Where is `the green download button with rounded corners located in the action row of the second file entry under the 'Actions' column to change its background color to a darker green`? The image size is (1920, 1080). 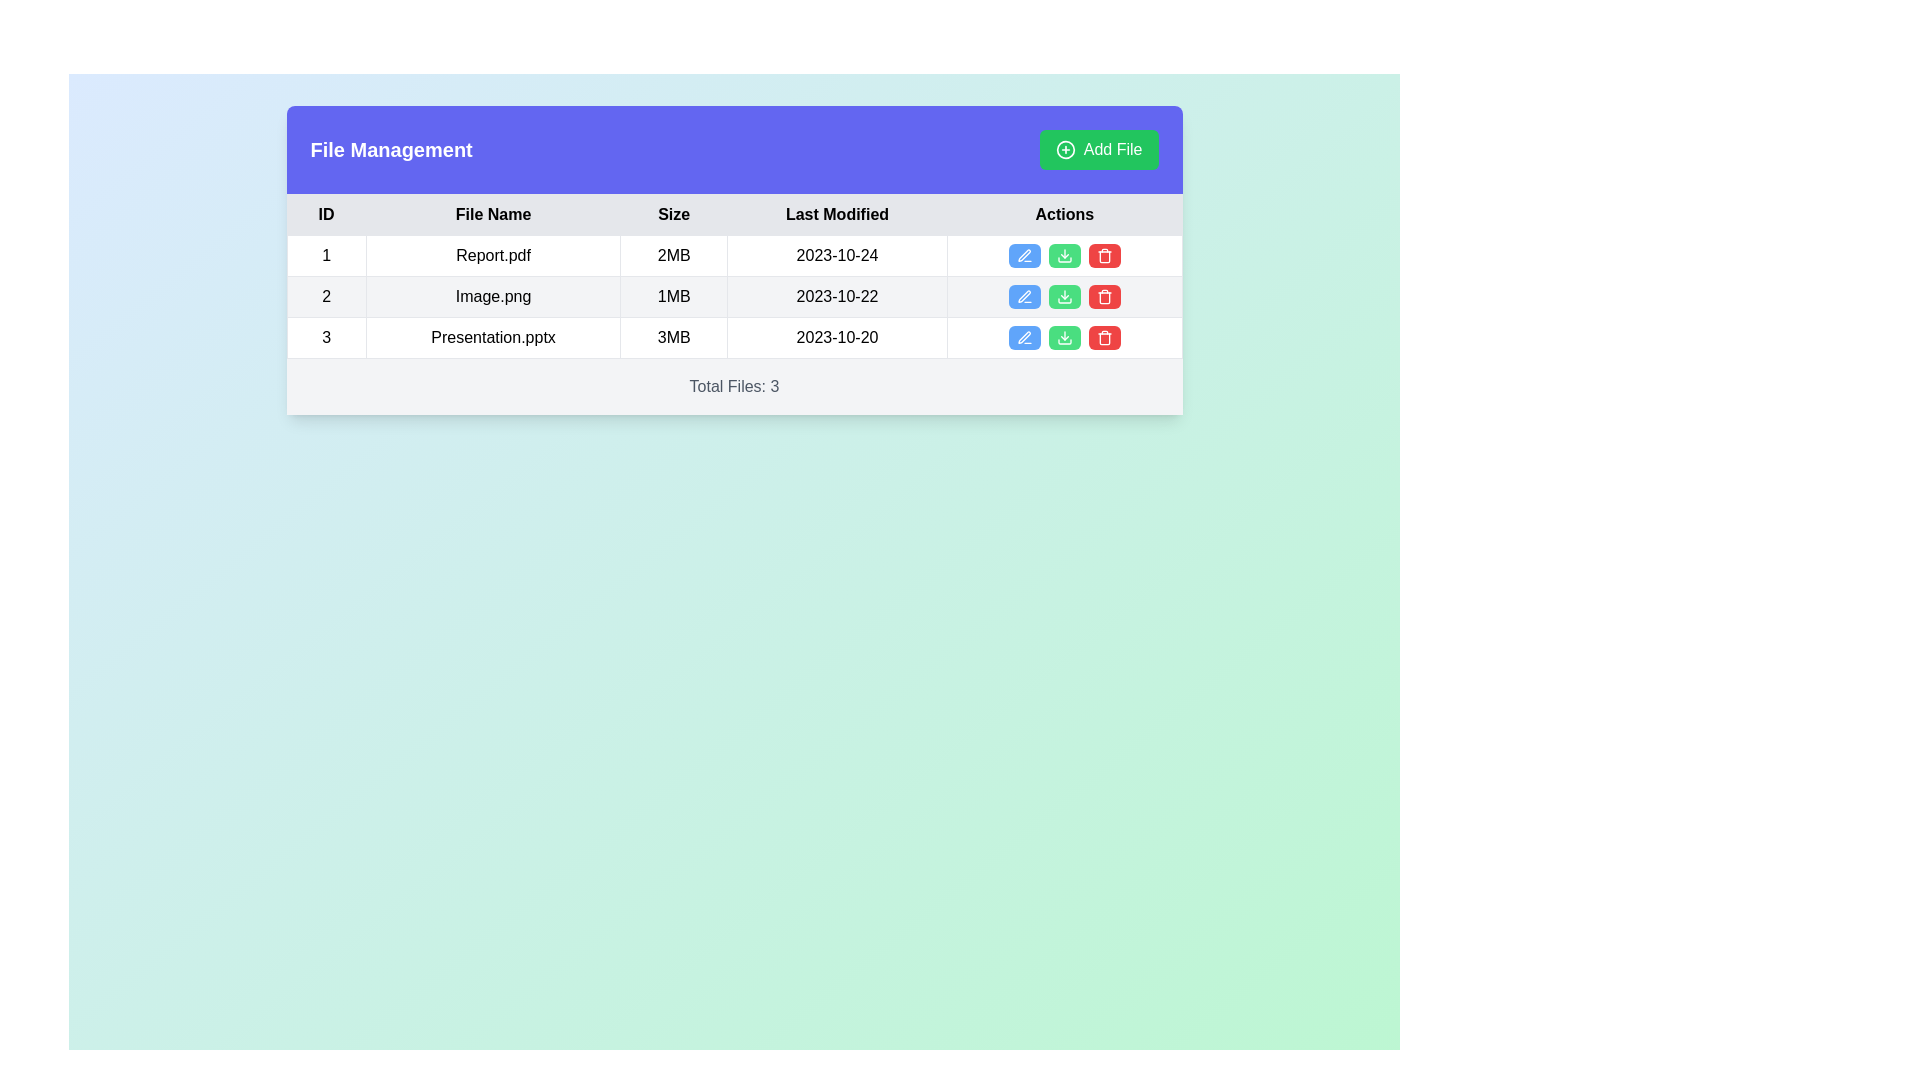
the green download button with rounded corners located in the action row of the second file entry under the 'Actions' column to change its background color to a darker green is located at coordinates (1063, 297).